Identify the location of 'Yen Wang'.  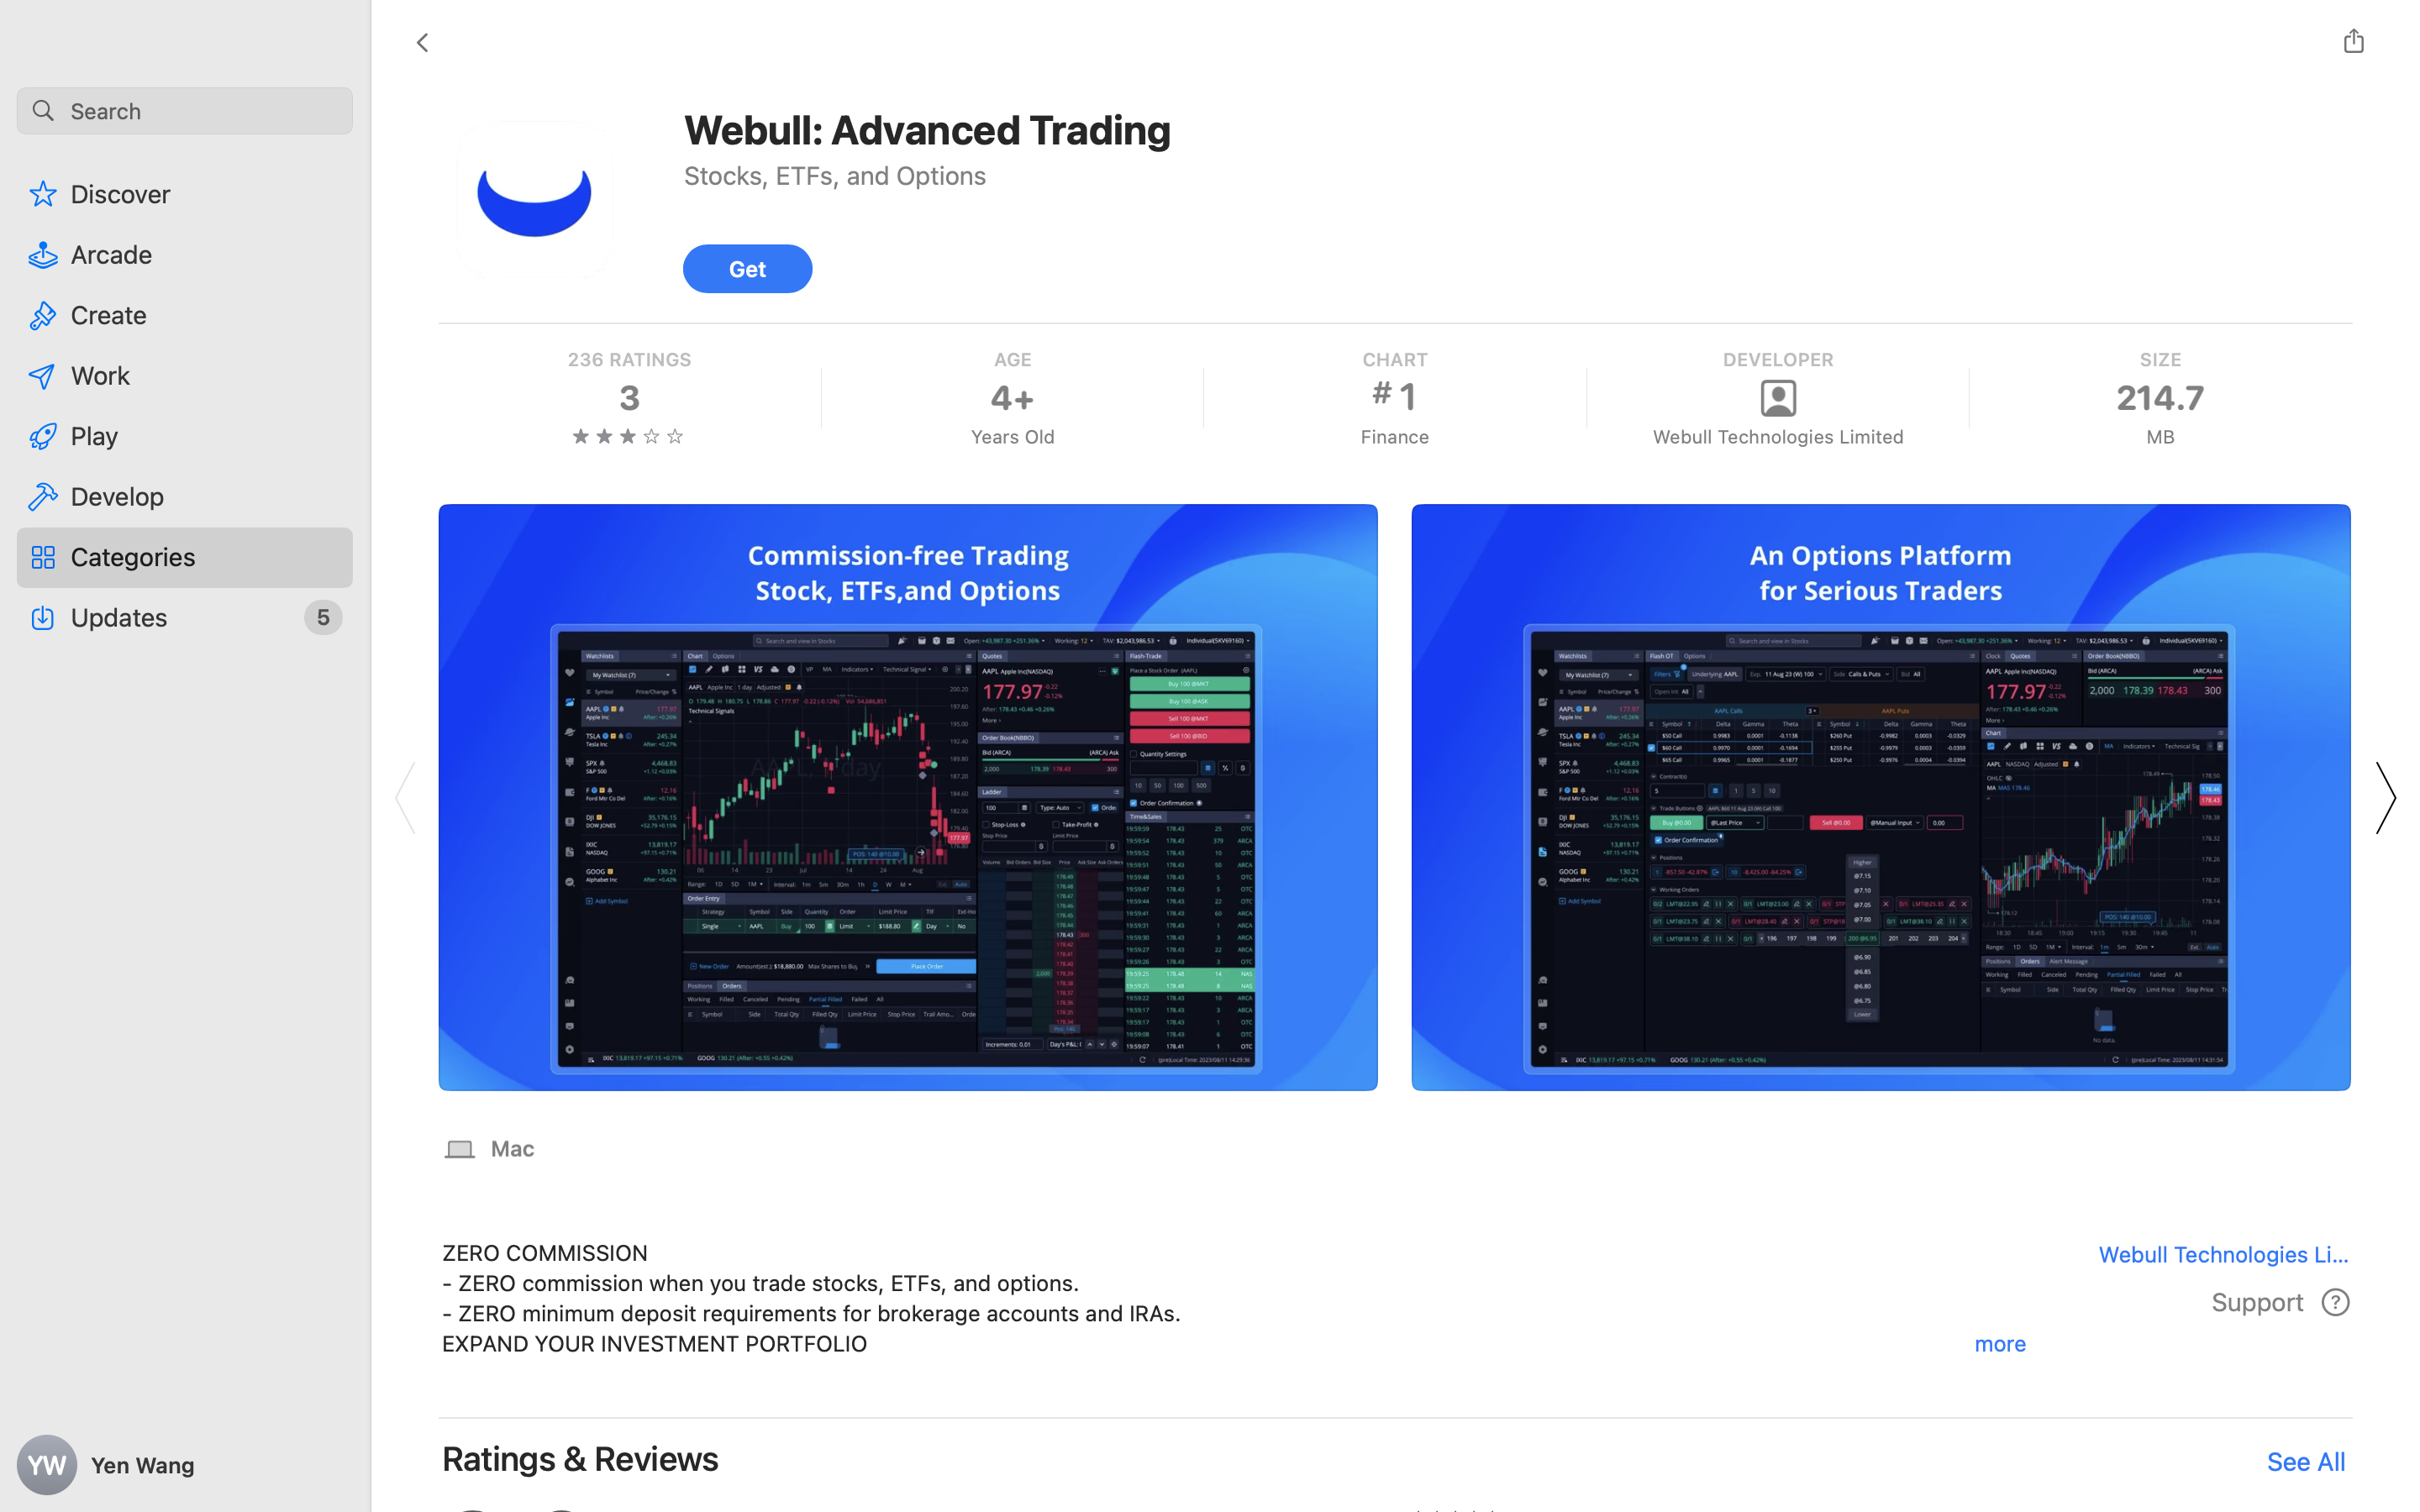
(185, 1465).